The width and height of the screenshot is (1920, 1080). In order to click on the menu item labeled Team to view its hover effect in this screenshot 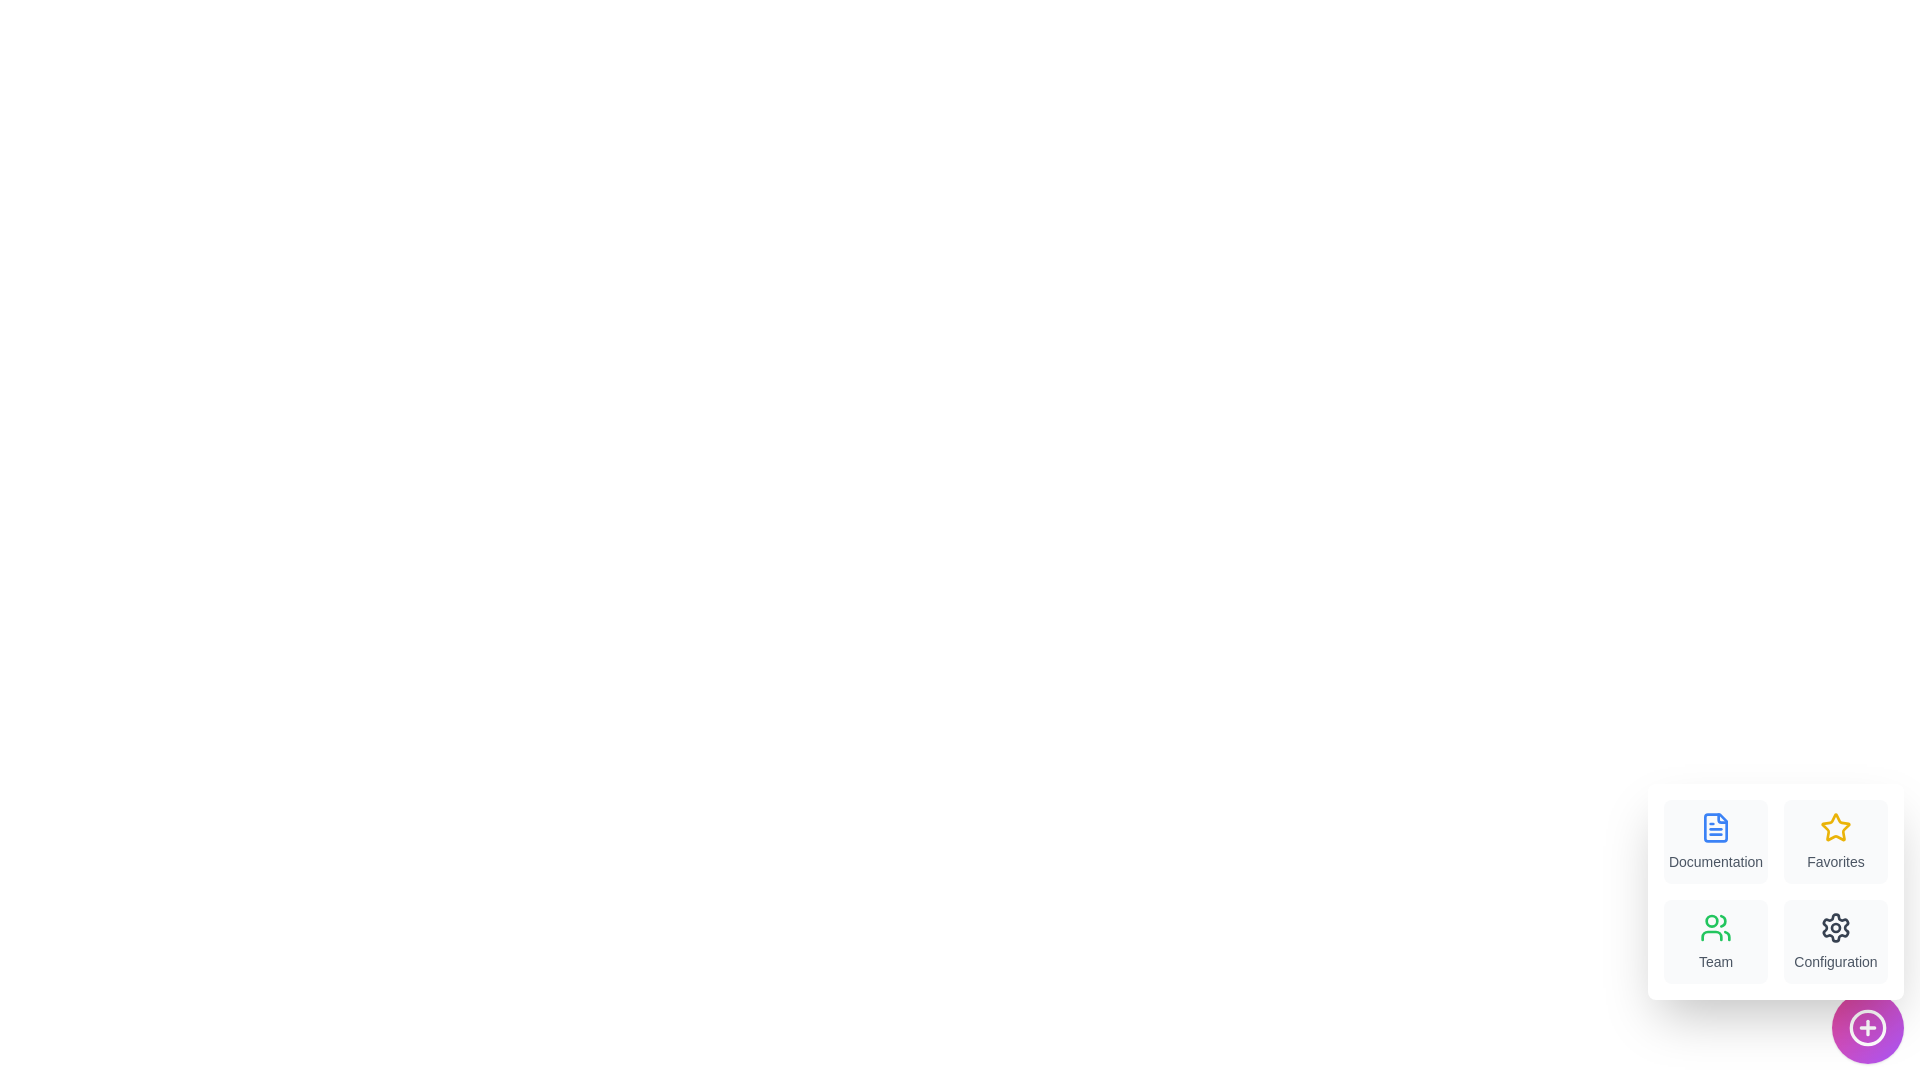, I will do `click(1715, 941)`.